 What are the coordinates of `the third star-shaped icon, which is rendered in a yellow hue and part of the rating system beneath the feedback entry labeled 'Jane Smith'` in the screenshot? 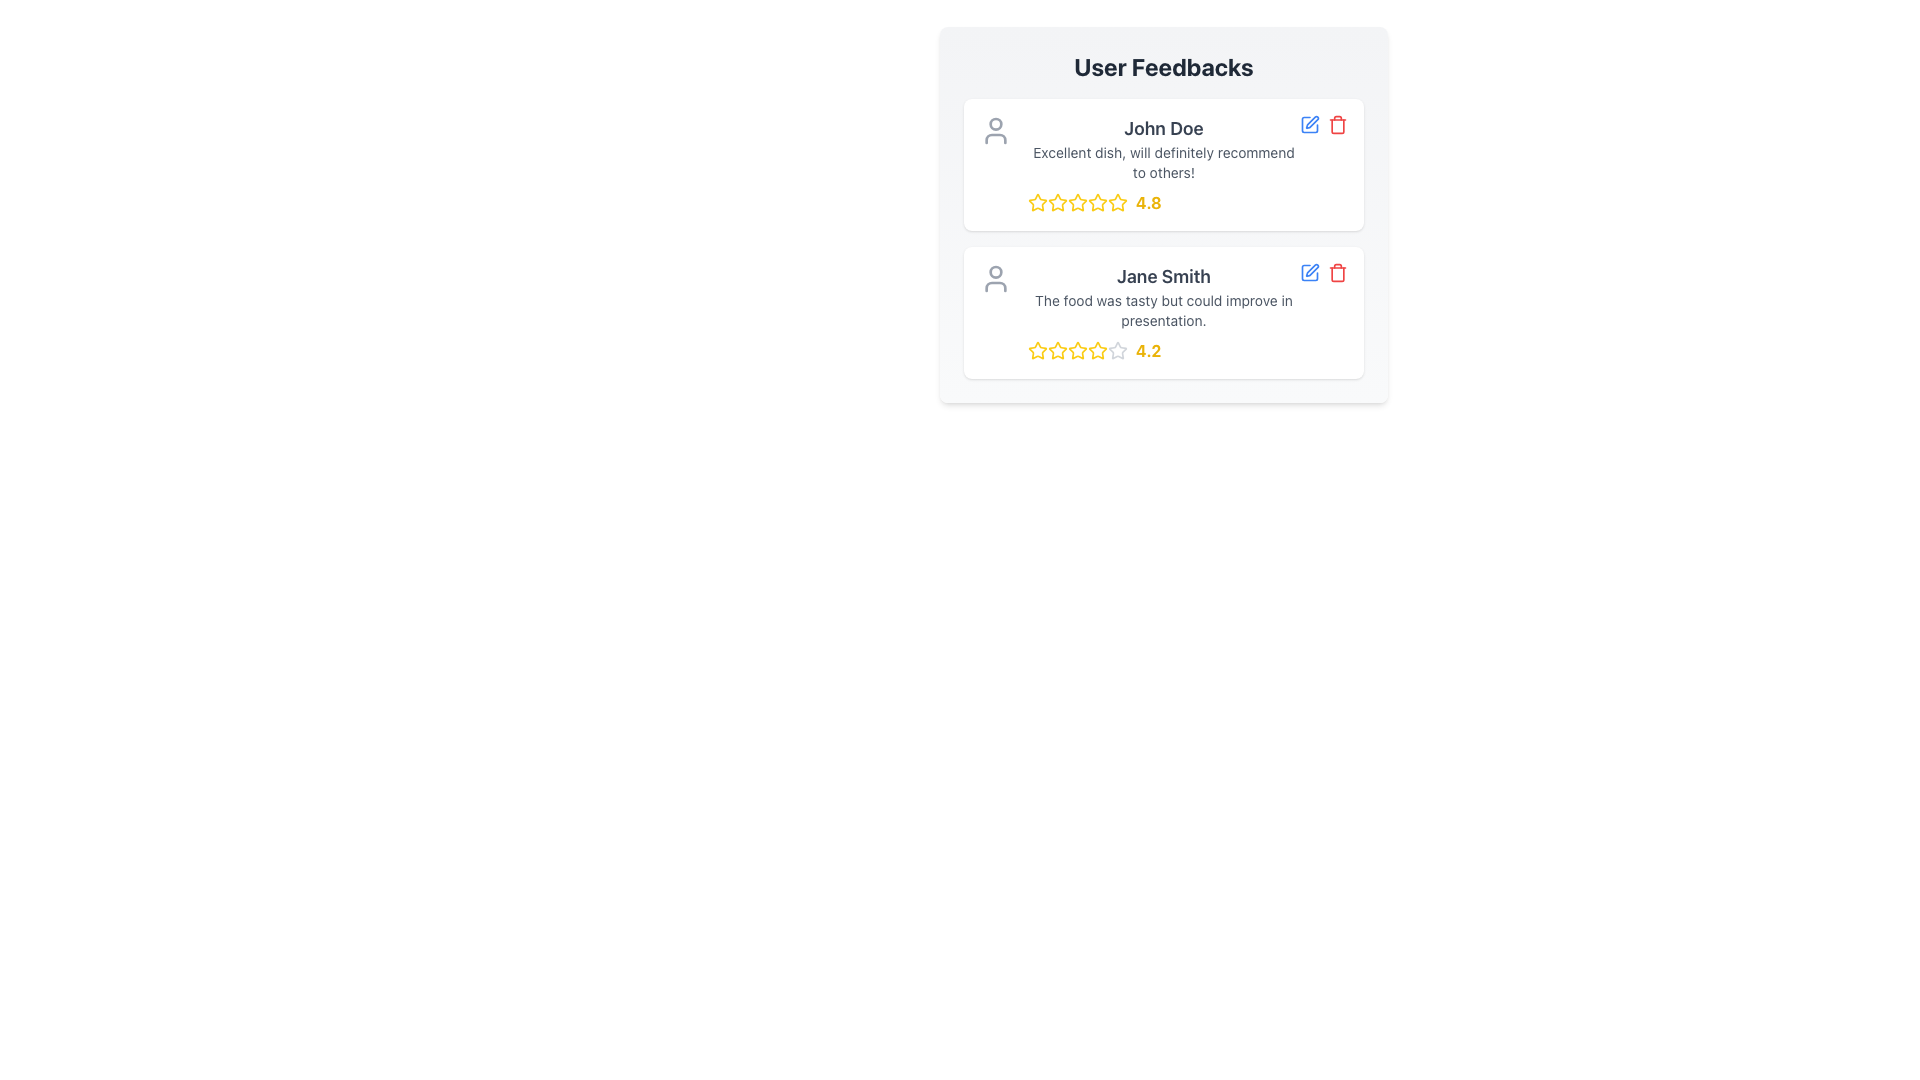 It's located at (1056, 350).